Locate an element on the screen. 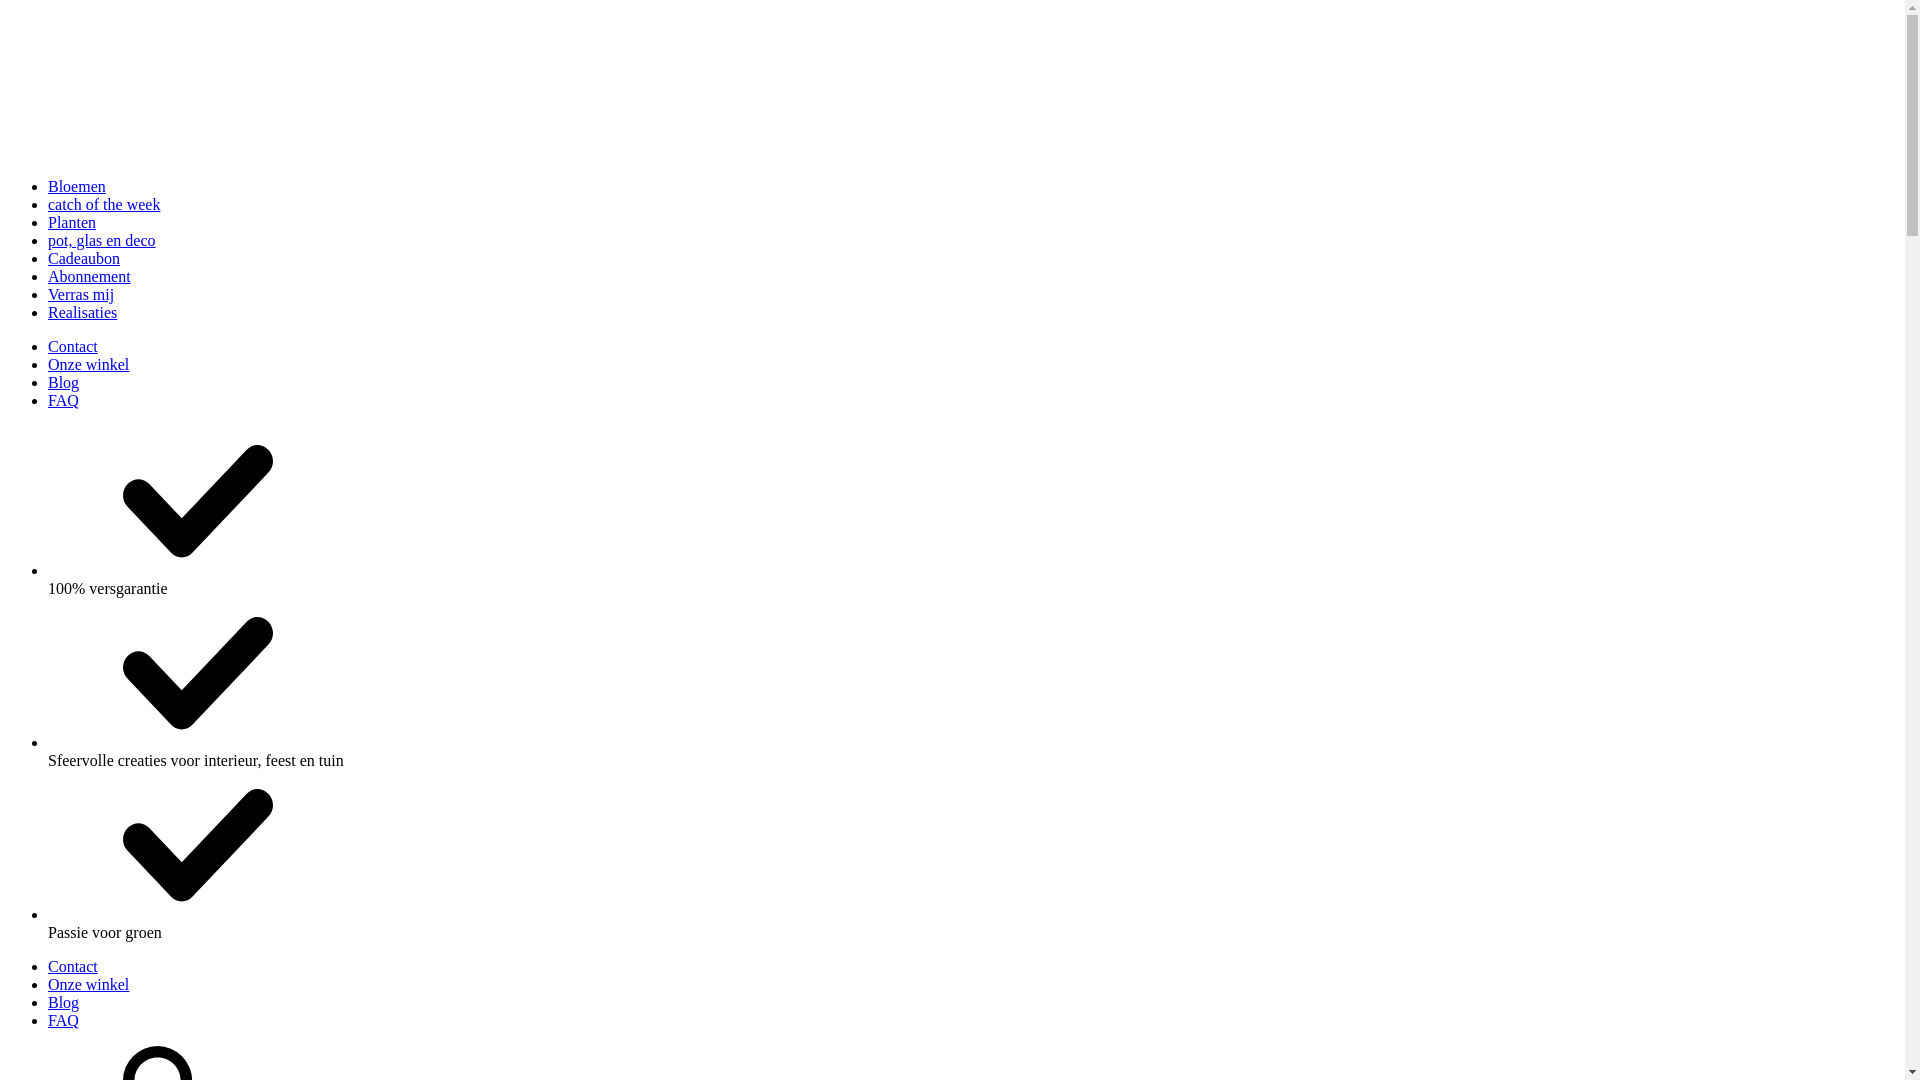  'Onze winkel' is located at coordinates (87, 983).